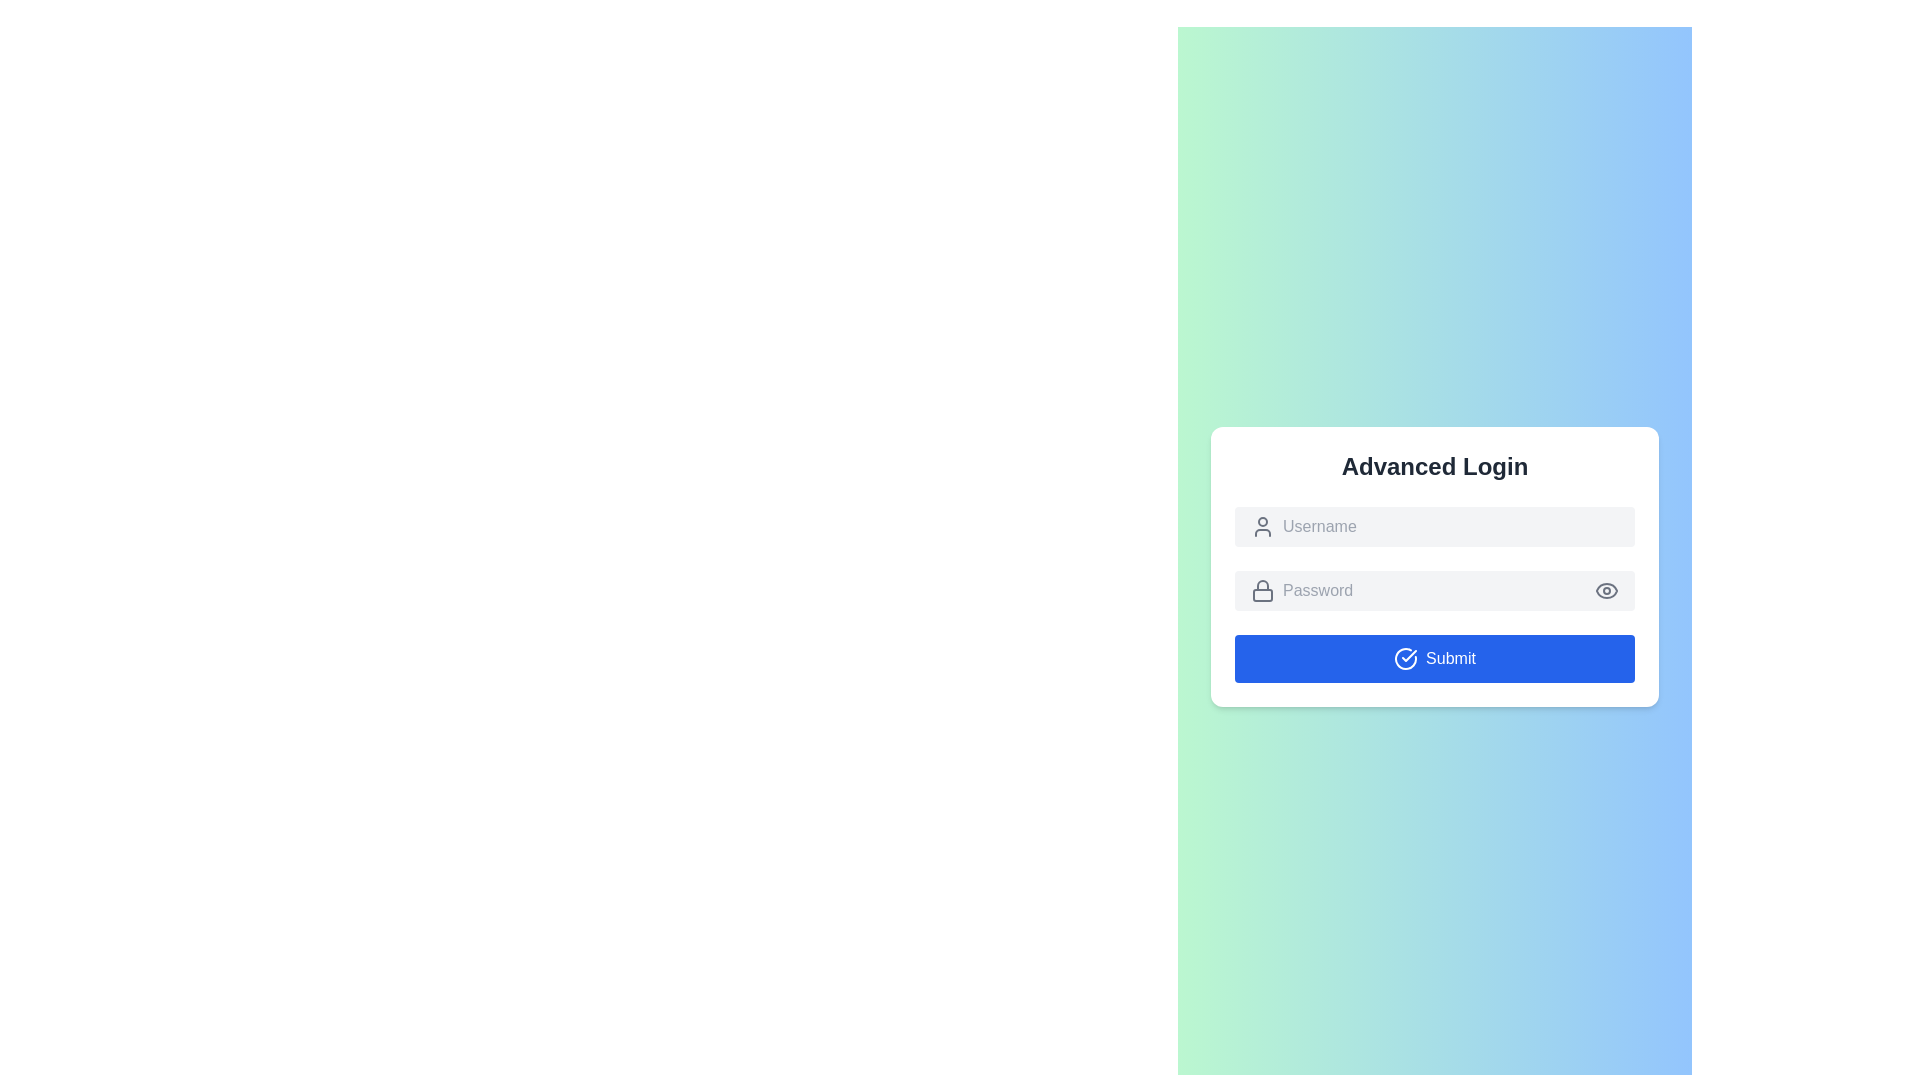 This screenshot has width=1920, height=1080. Describe the element at coordinates (1434, 659) in the screenshot. I see `the 'Submit' button located at the bottom of the 'Advanced Login' form` at that location.